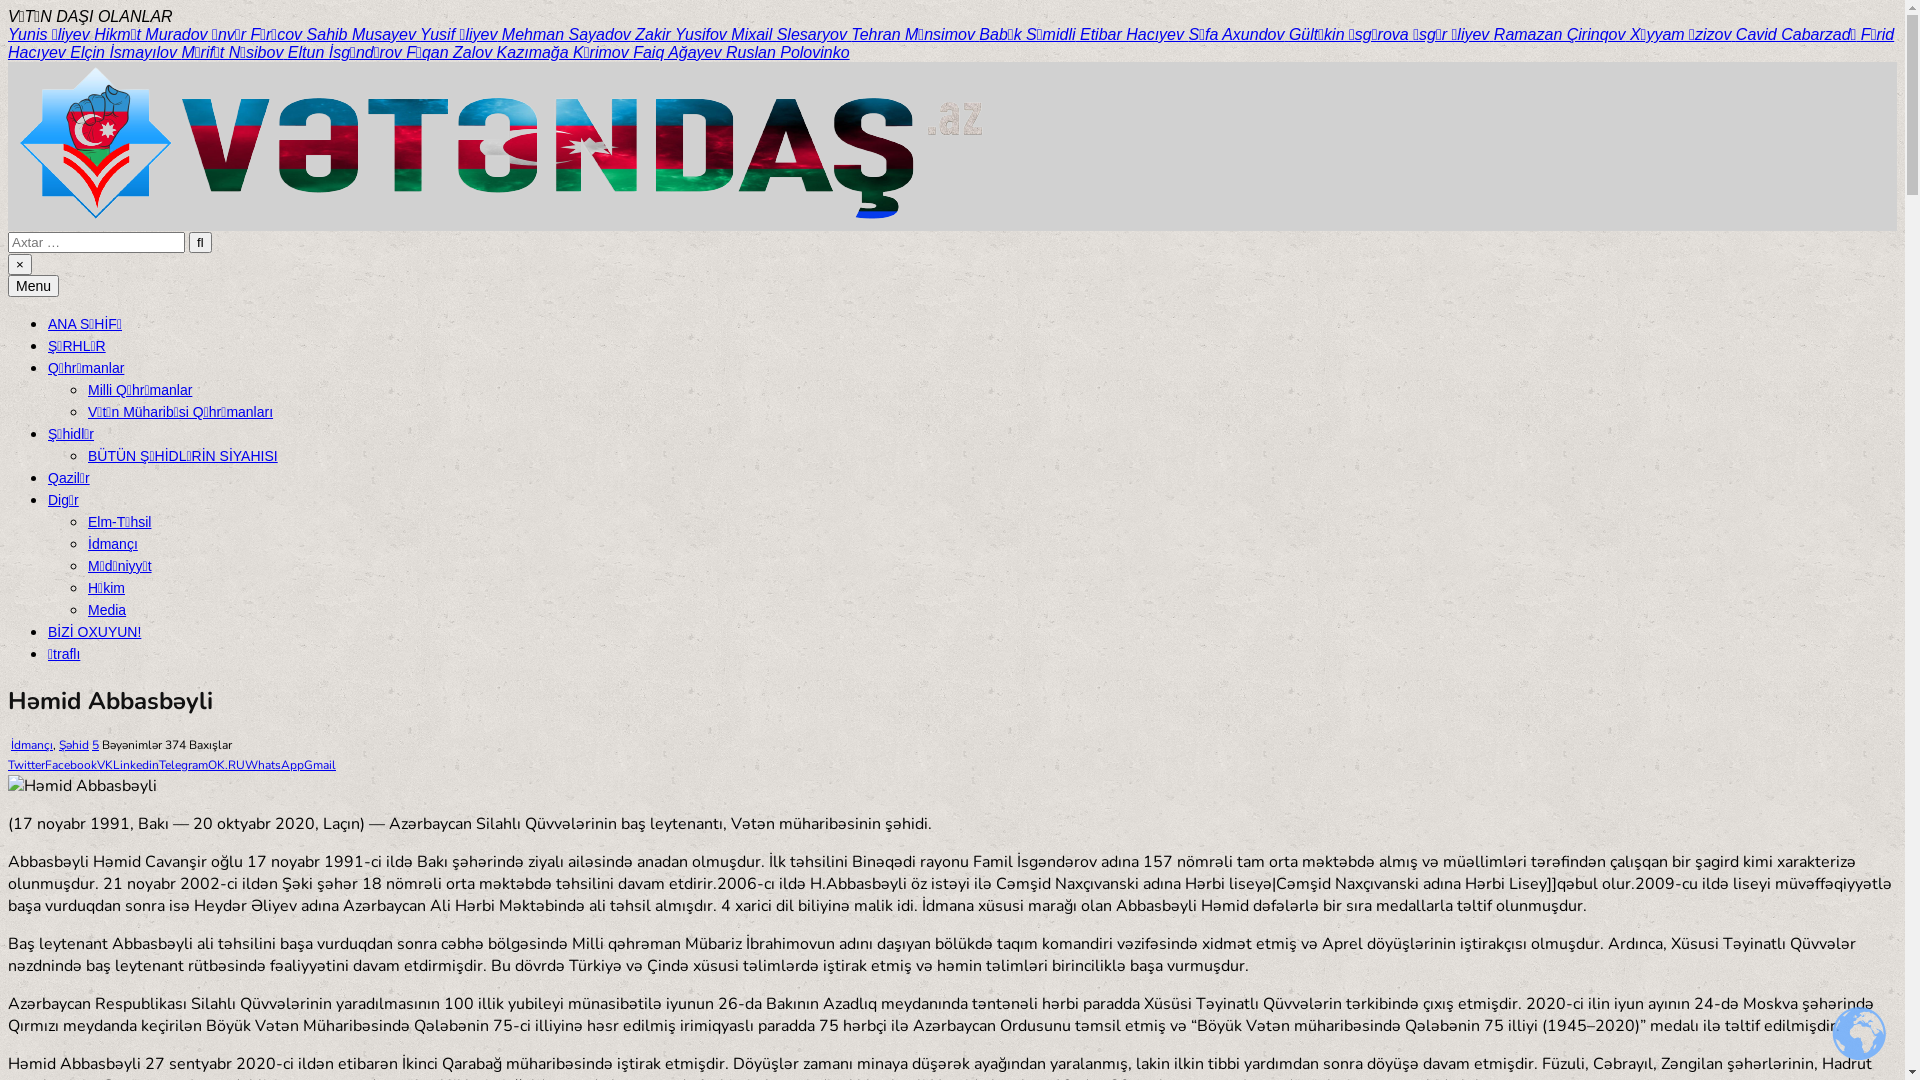 The width and height of the screenshot is (1920, 1080). I want to click on 'Ruslan Polovinko', so click(786, 51).